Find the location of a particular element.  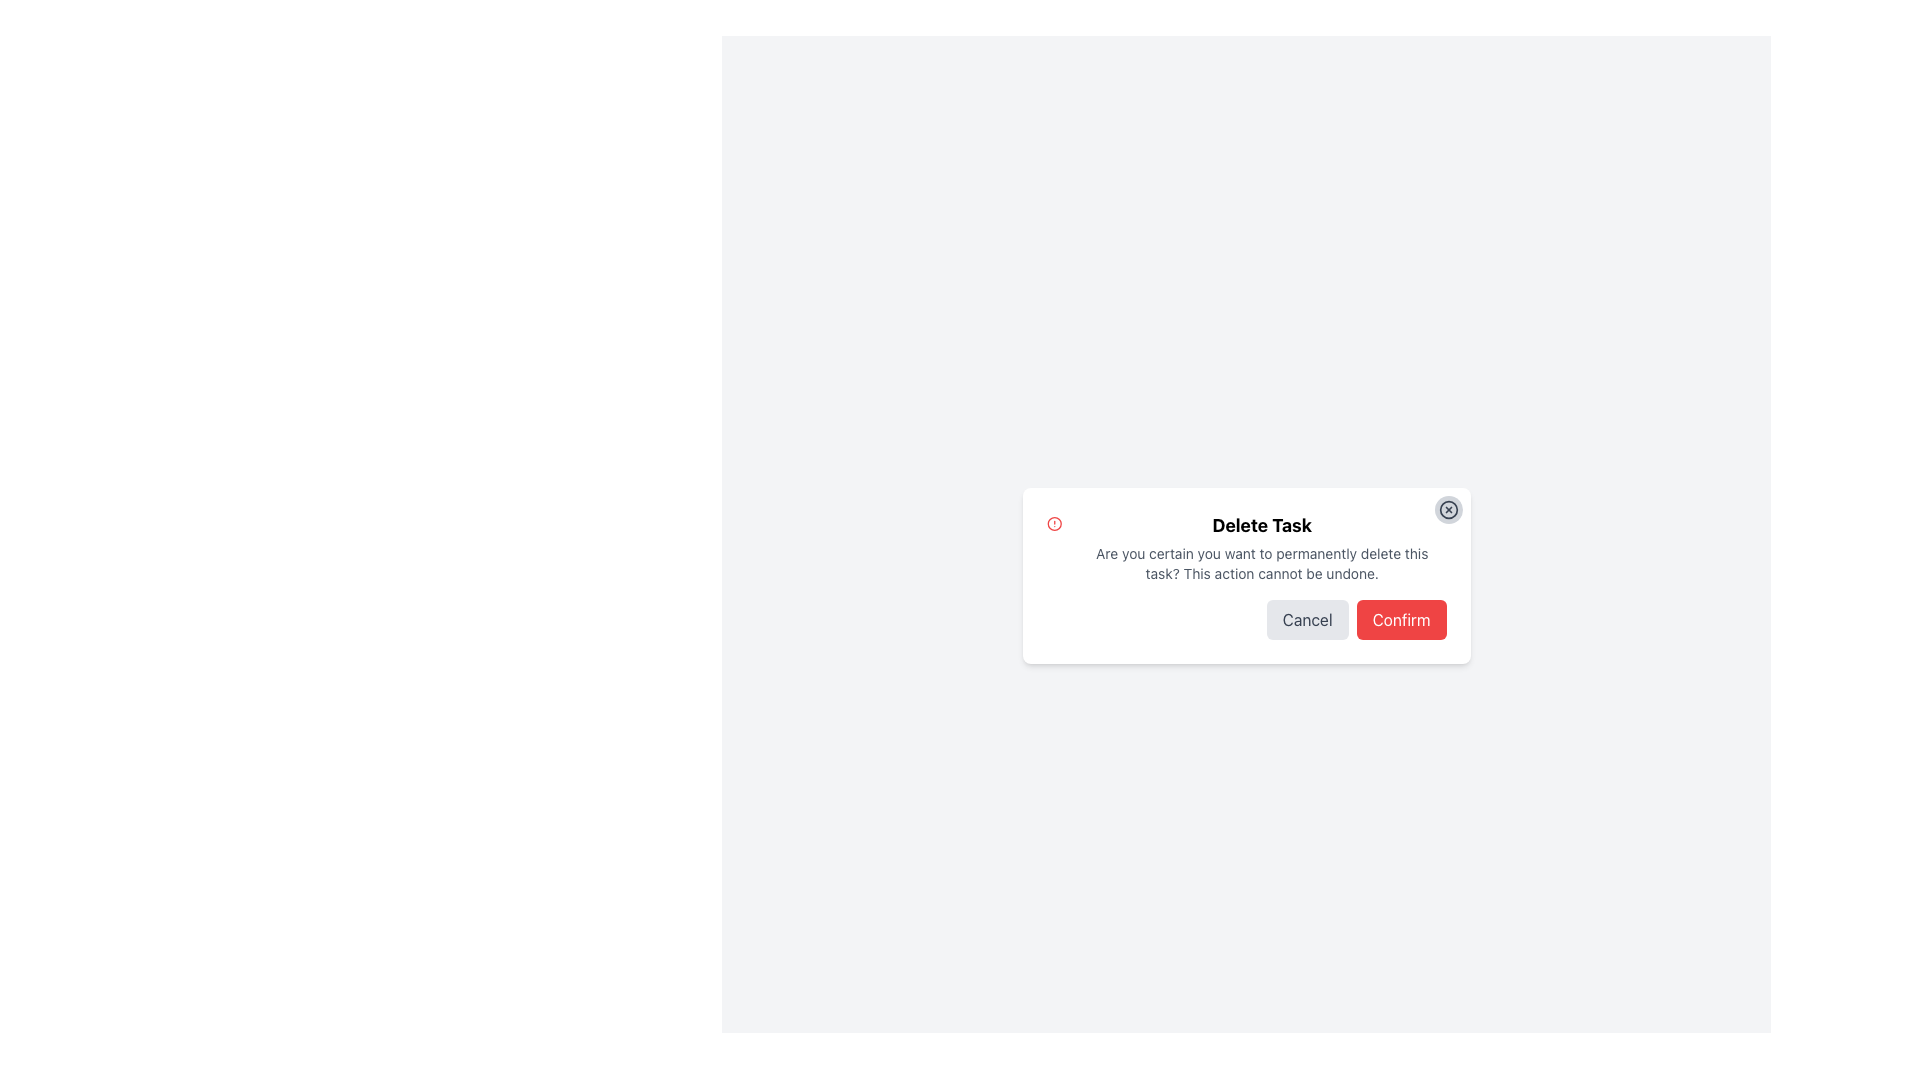

the main informational text block in the delete confirmation dialog that informs the user about the consequences of their deletion action is located at coordinates (1261, 547).